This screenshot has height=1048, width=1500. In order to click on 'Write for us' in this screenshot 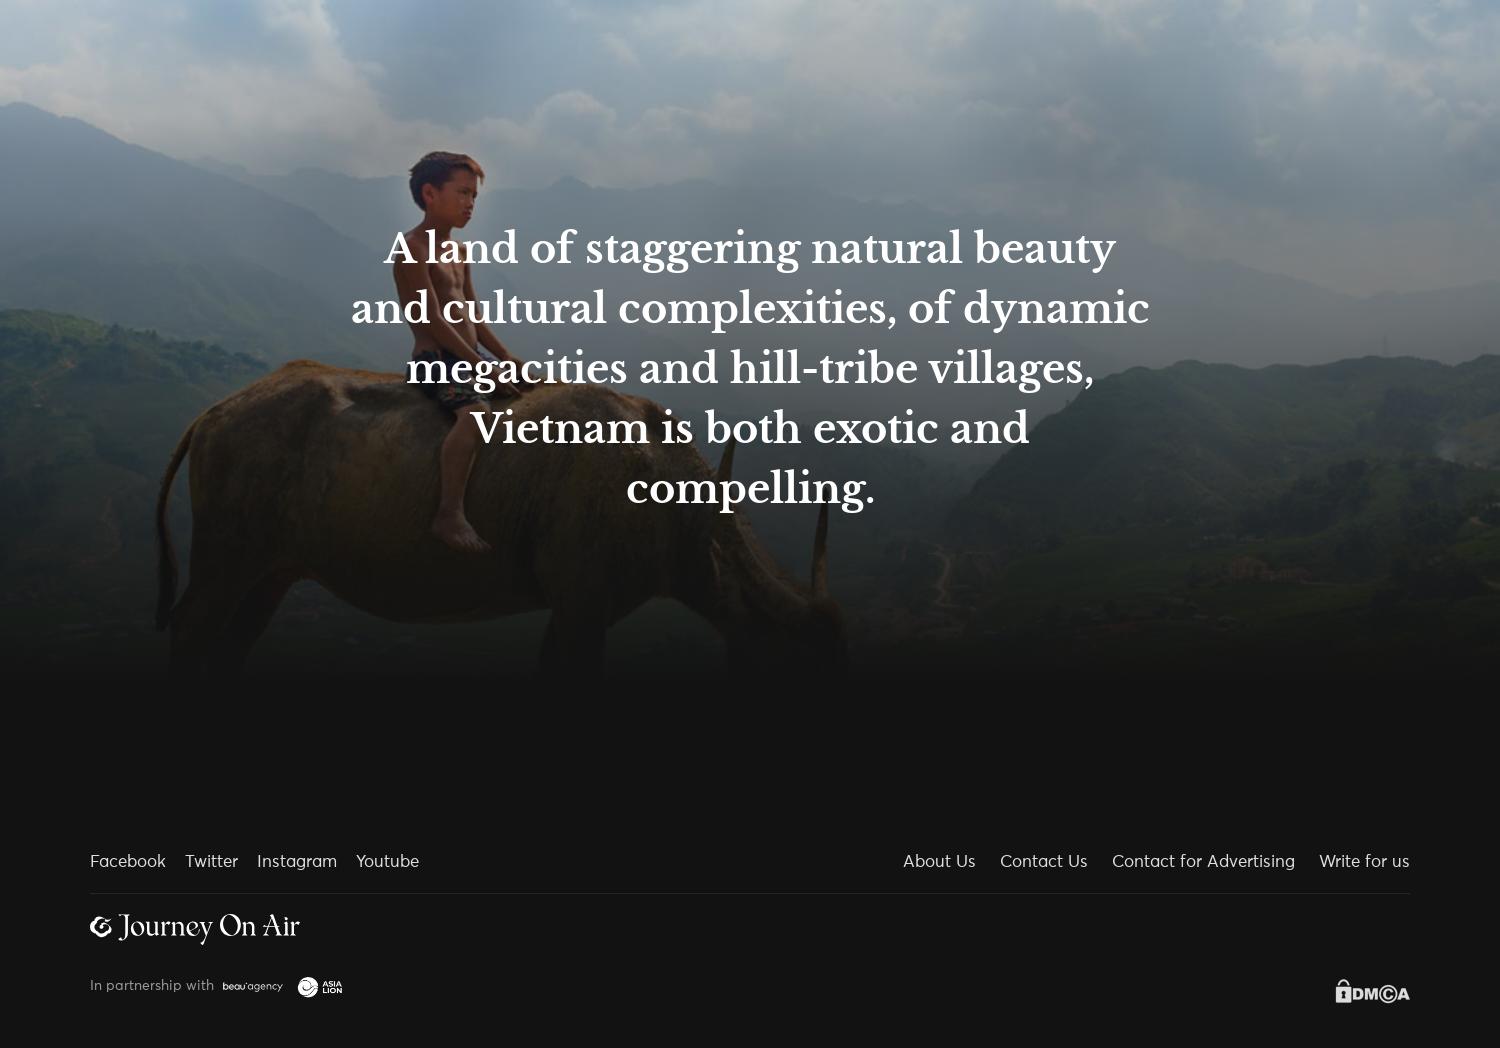, I will do `click(1363, 862)`.